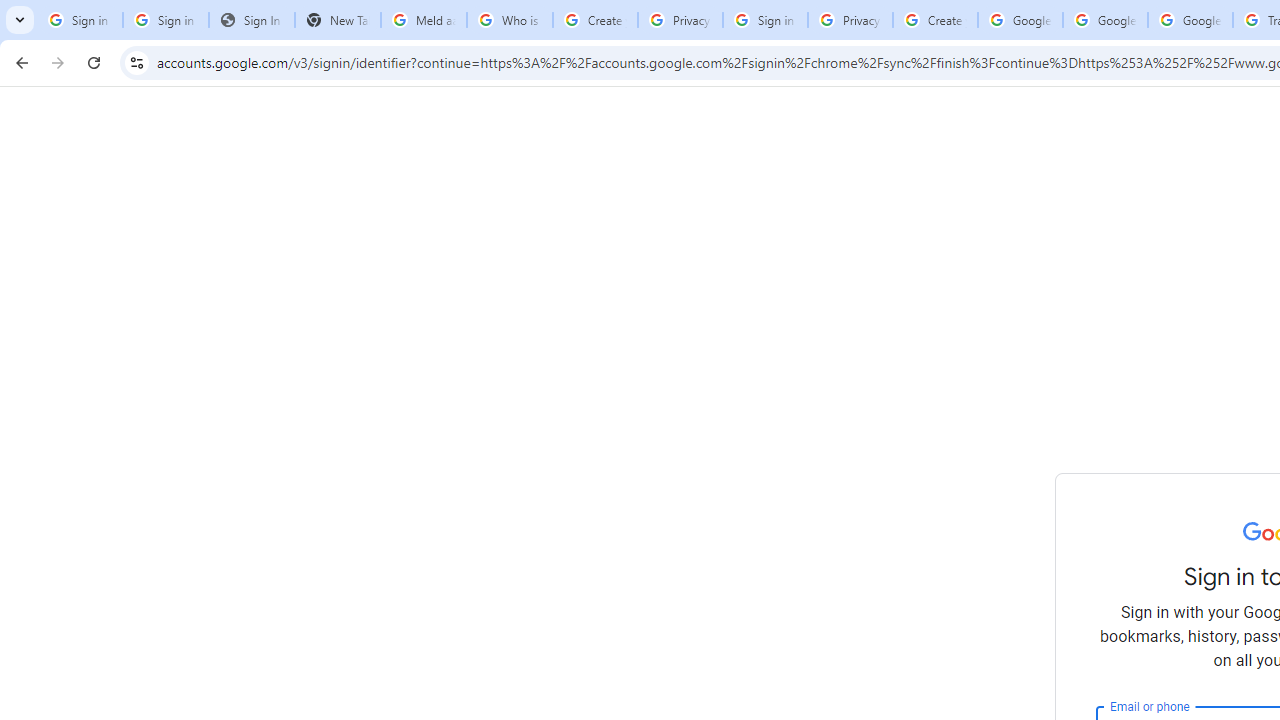  Describe the element at coordinates (510, 20) in the screenshot. I see `'Who is my administrator? - Google Account Help'` at that location.